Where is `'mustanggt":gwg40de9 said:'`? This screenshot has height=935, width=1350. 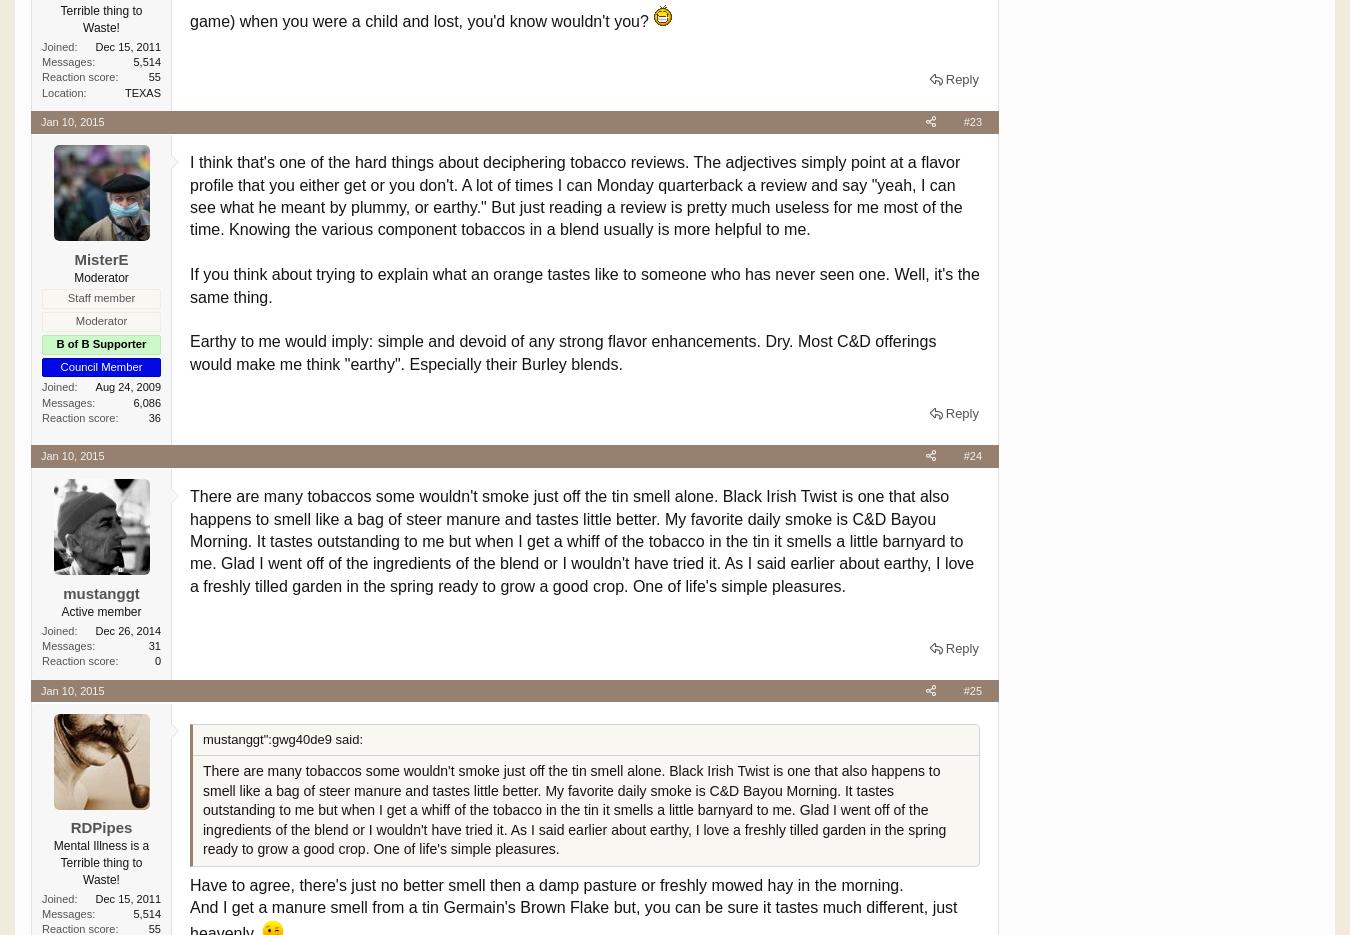 'mustanggt":gwg40de9 said:' is located at coordinates (281, 738).